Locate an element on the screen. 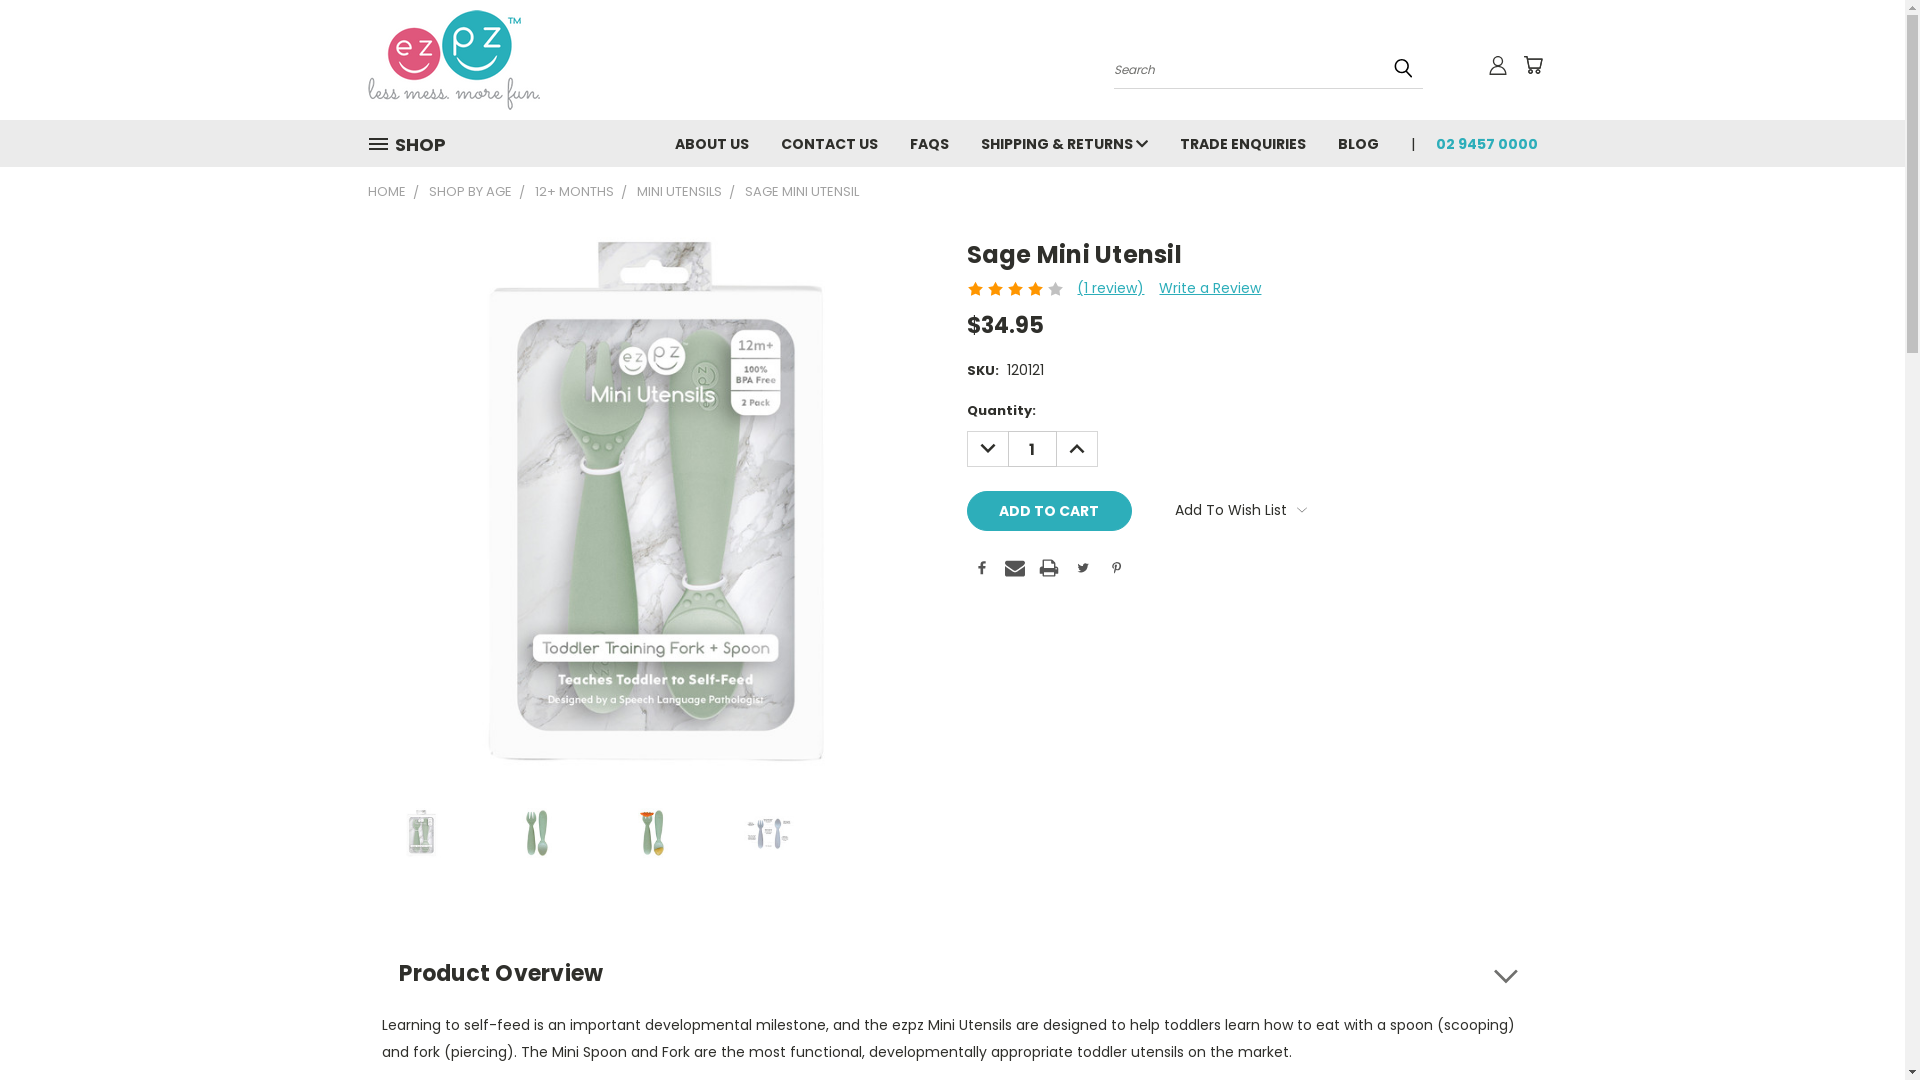 Image resolution: width=1920 pixels, height=1080 pixels. 'CONTACT US' is located at coordinates (762, 141).